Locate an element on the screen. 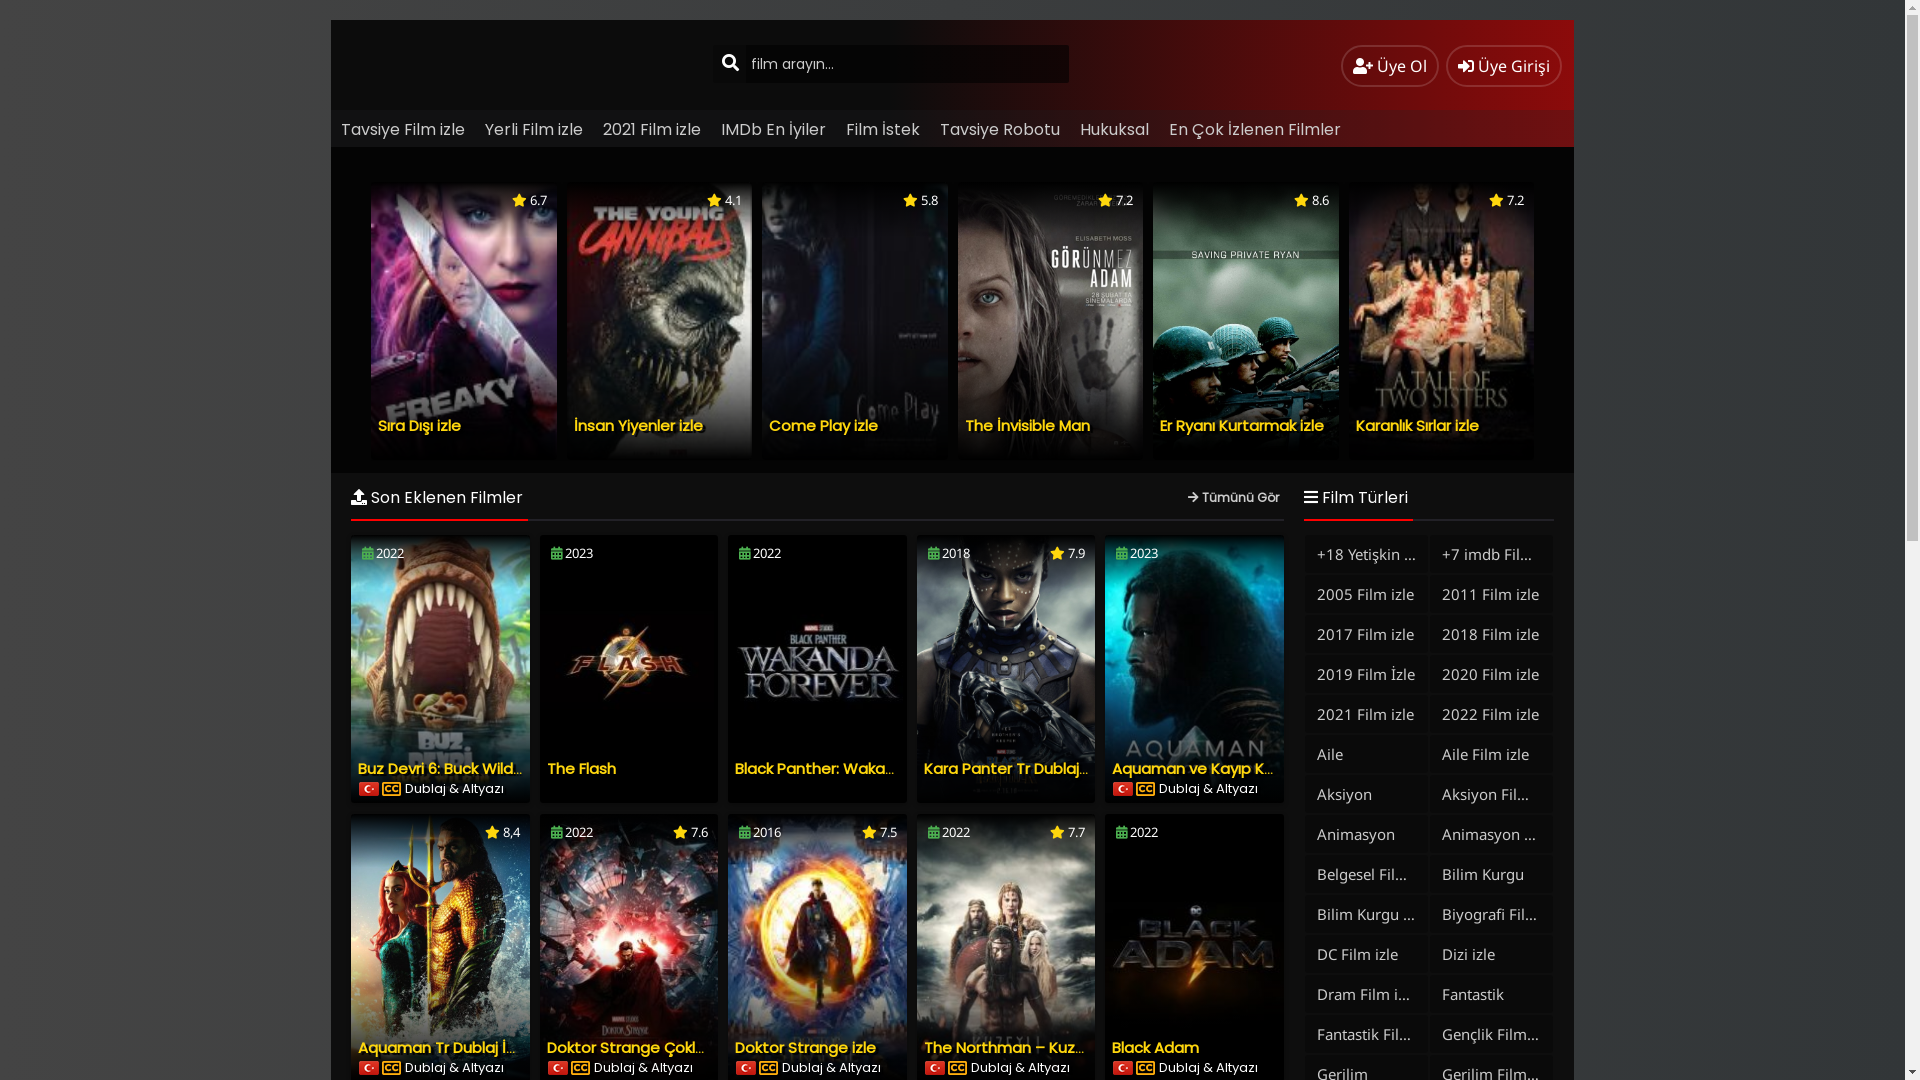 This screenshot has width=1920, height=1080. 'Doktor Strange izle' is located at coordinates (805, 1046).